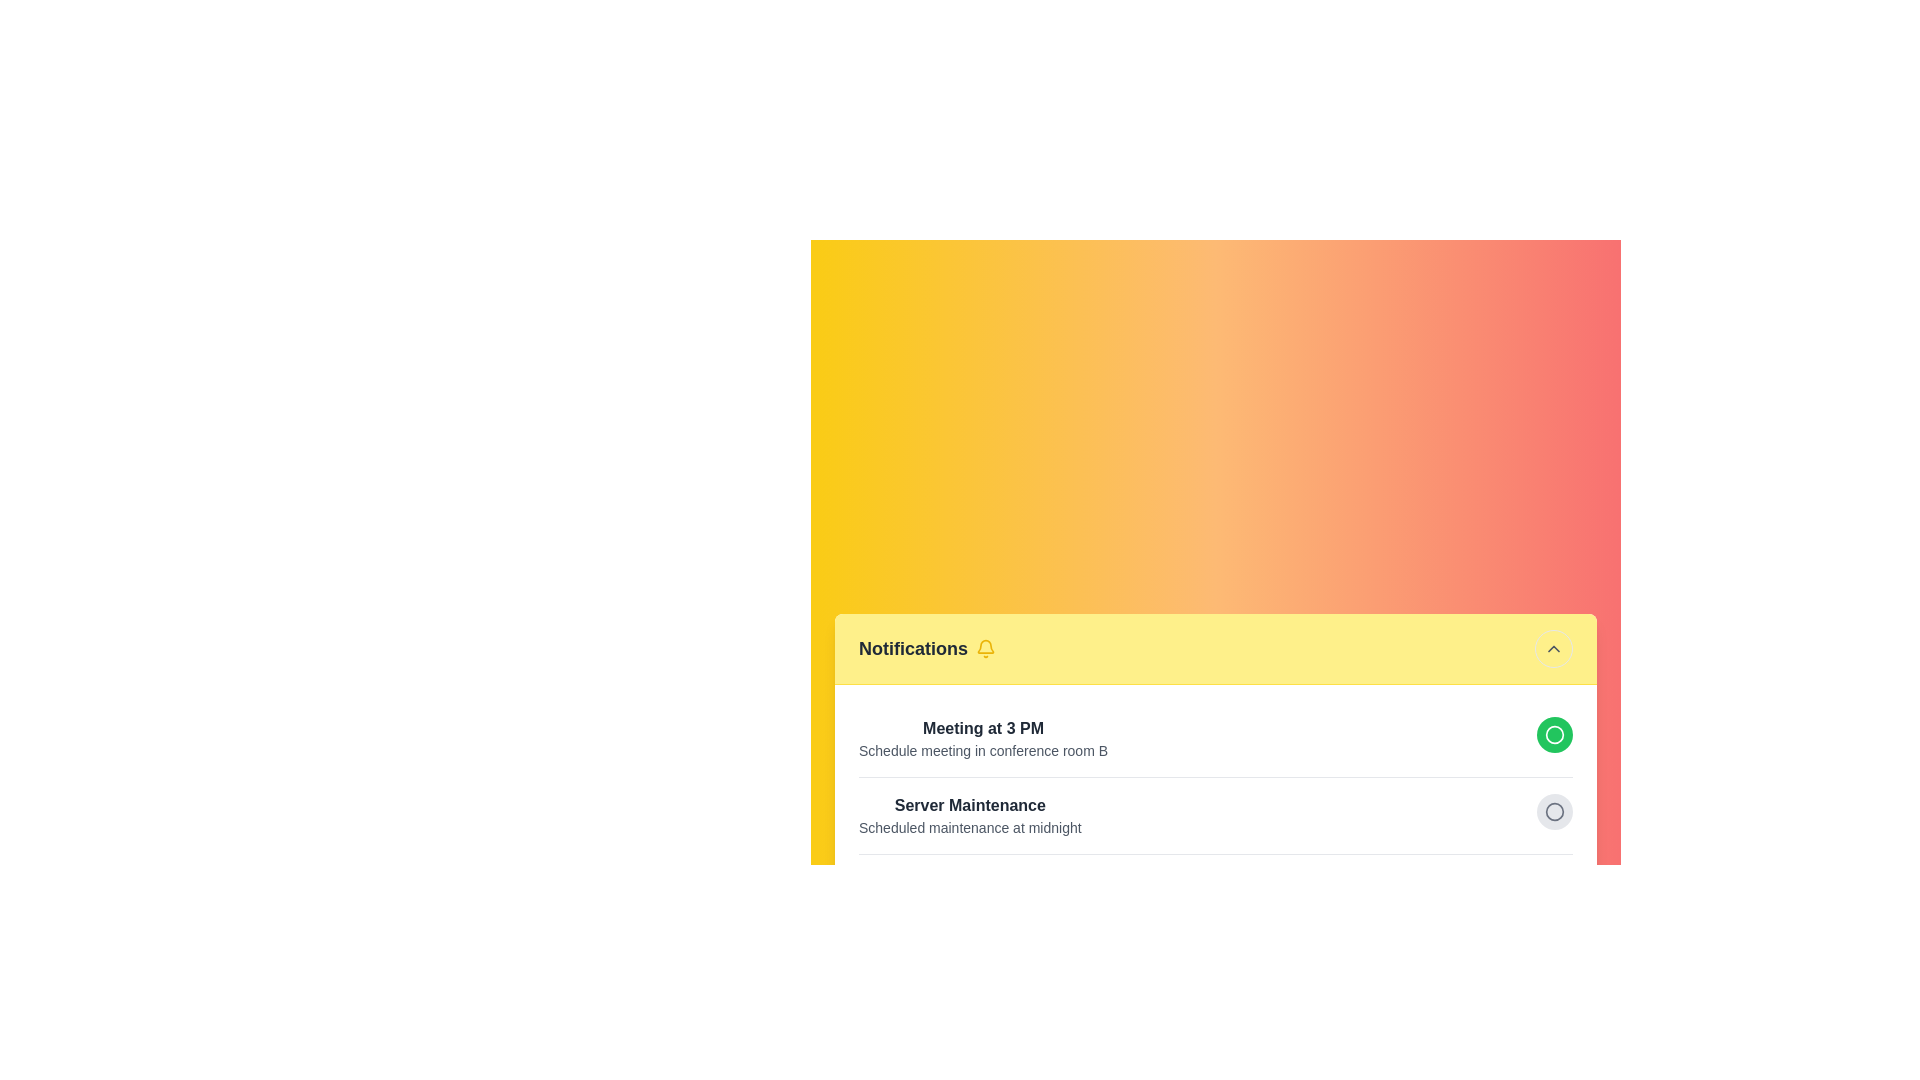 This screenshot has height=1080, width=1920. I want to click on the central circular graphical icon component located at the bottom-right corner of the notification dropdown menu, near the 'Server Maintenance' item, if it is interactive, so click(1554, 811).